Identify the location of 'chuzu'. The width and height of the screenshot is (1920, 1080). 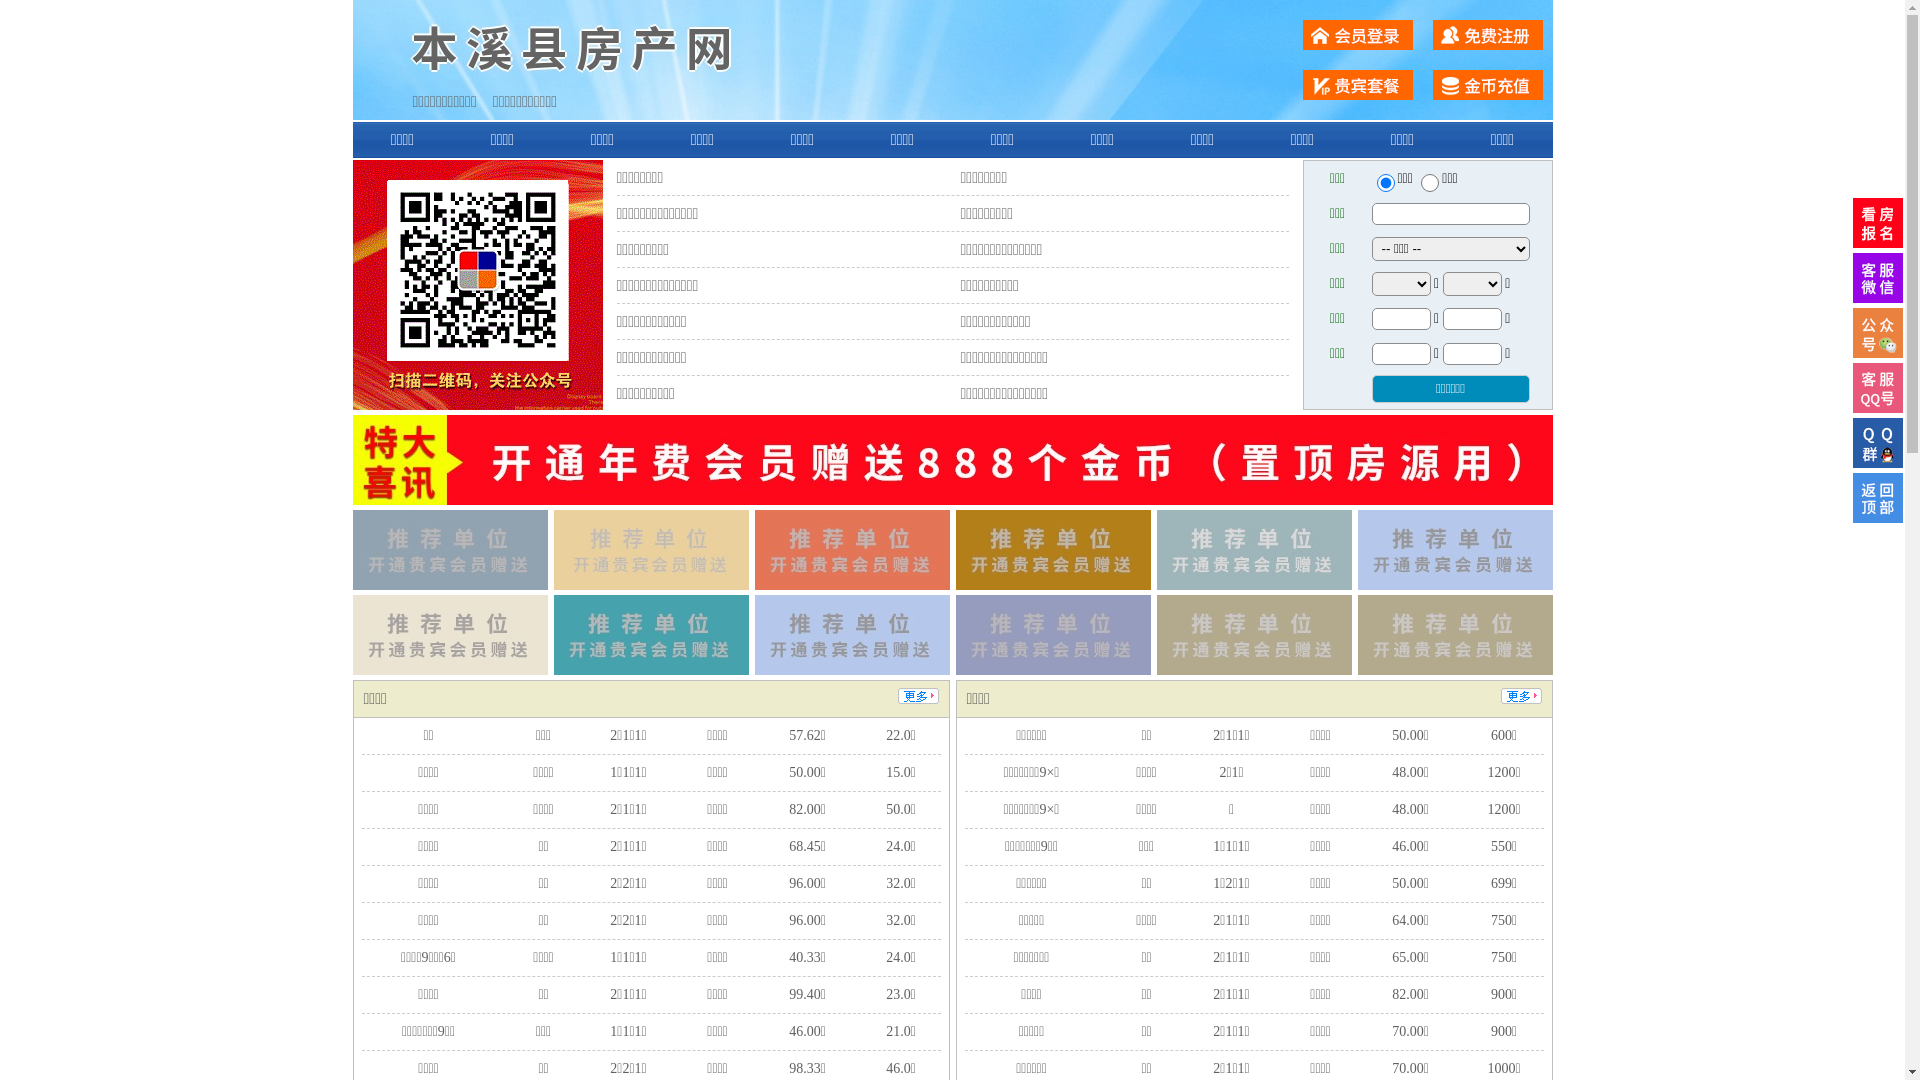
(1419, 182).